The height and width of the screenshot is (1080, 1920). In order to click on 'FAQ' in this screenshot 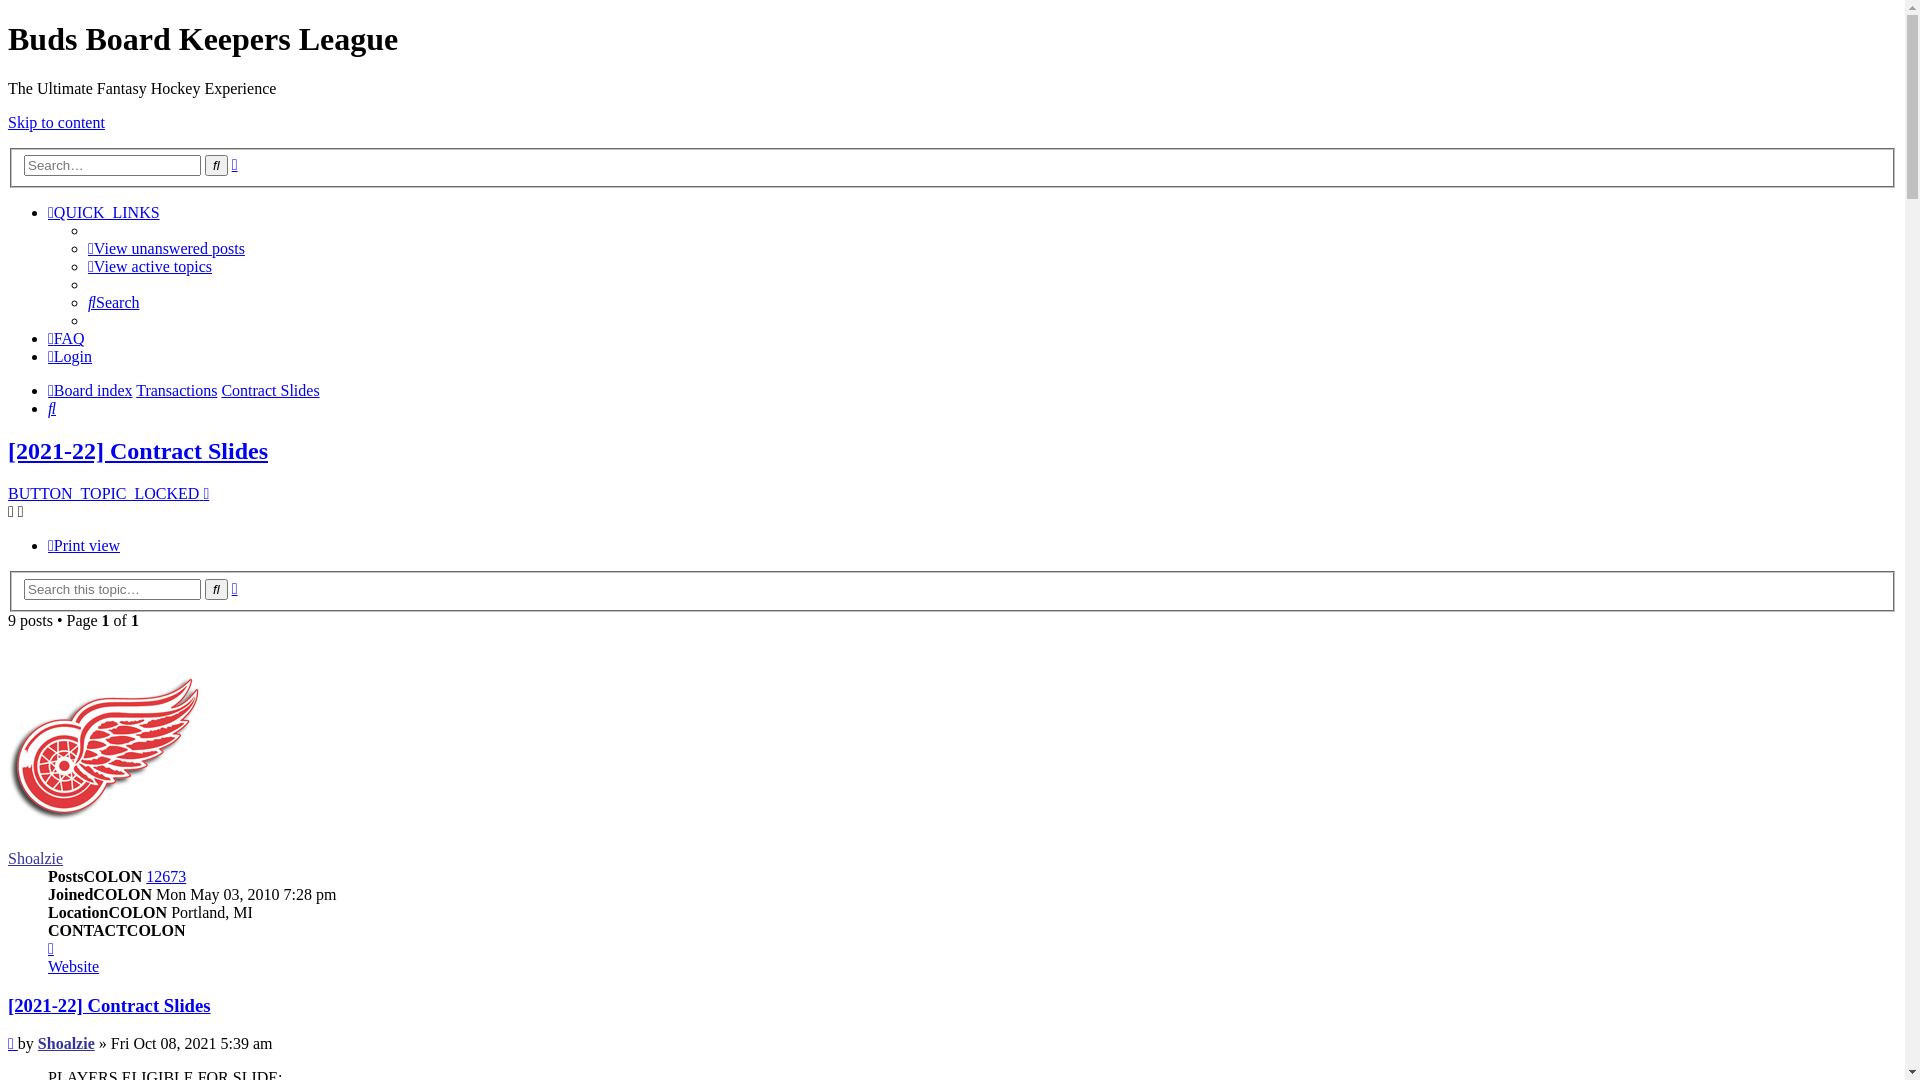, I will do `click(66, 337)`.